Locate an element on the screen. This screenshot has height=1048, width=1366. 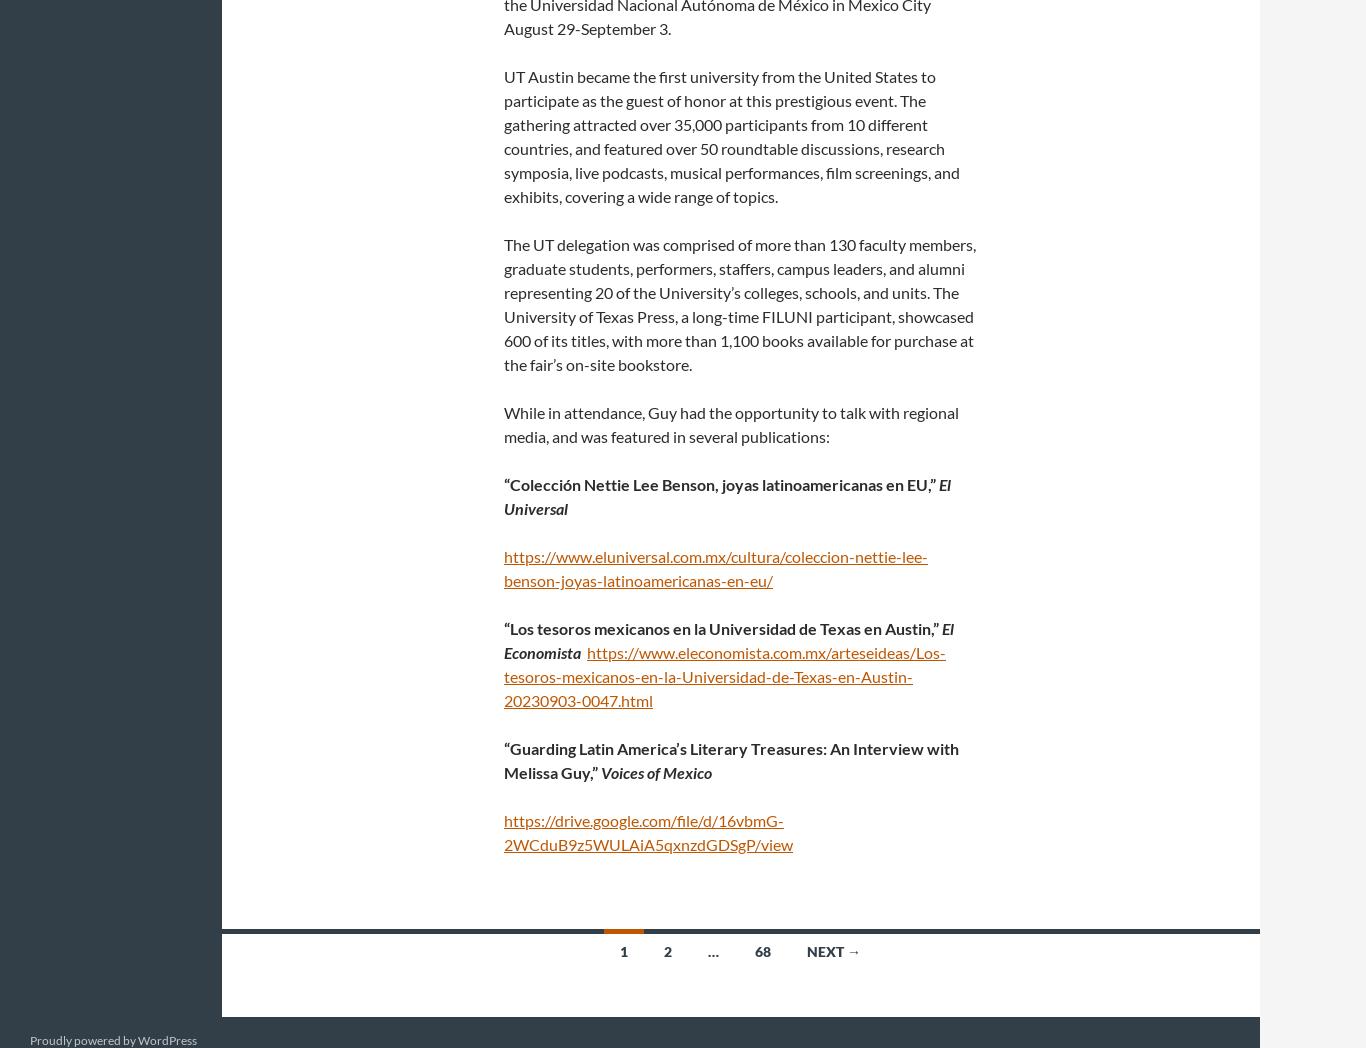
'While in attendance, Guy had the opportunity to talk with regional media, and was featured in several publications:' is located at coordinates (504, 424).